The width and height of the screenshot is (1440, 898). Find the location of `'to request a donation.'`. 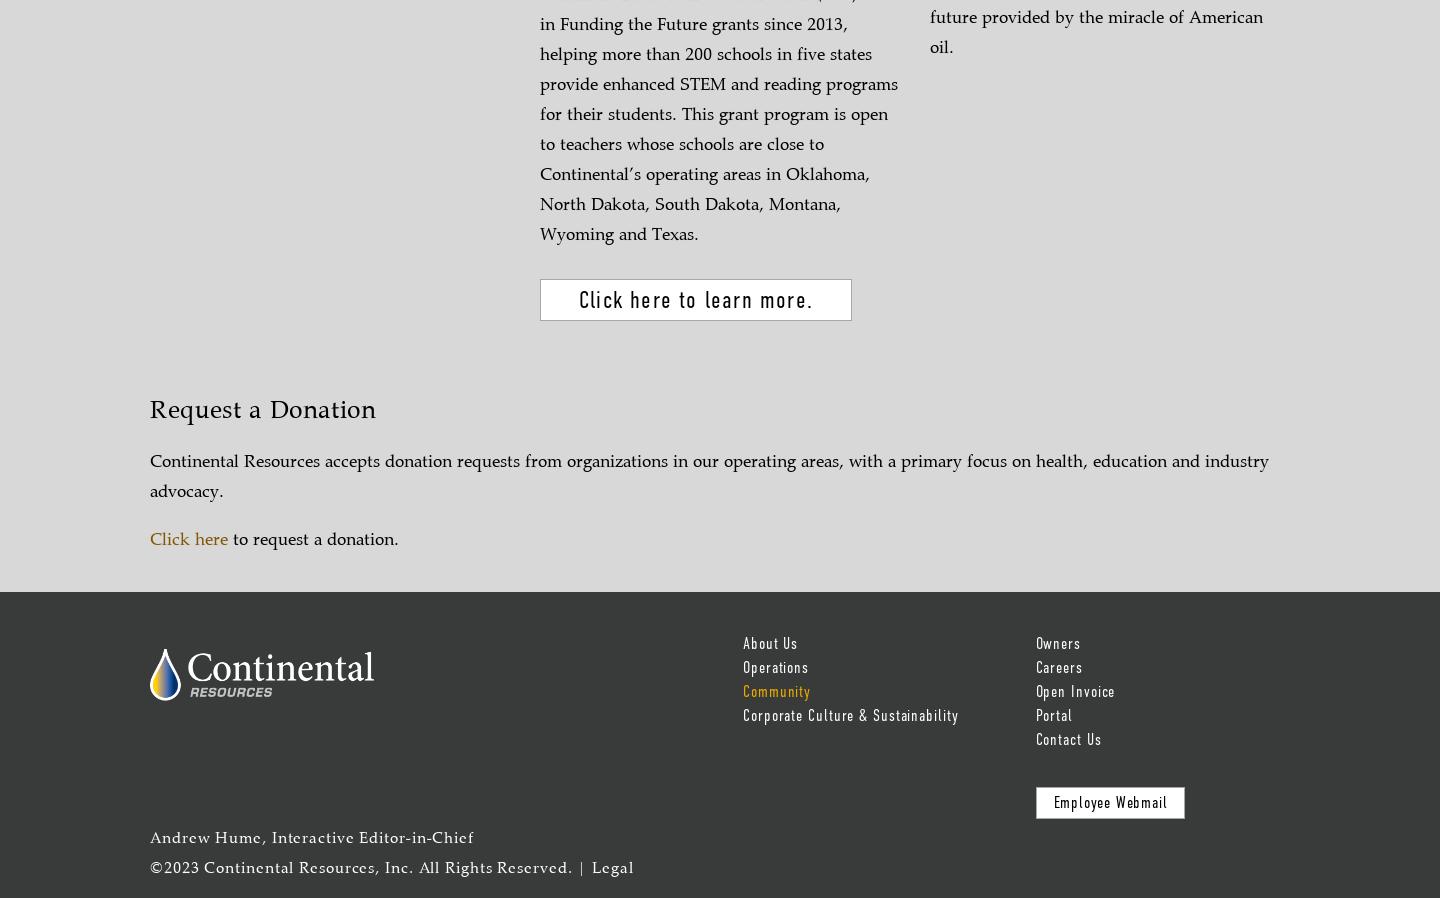

'to request a donation.' is located at coordinates (313, 539).